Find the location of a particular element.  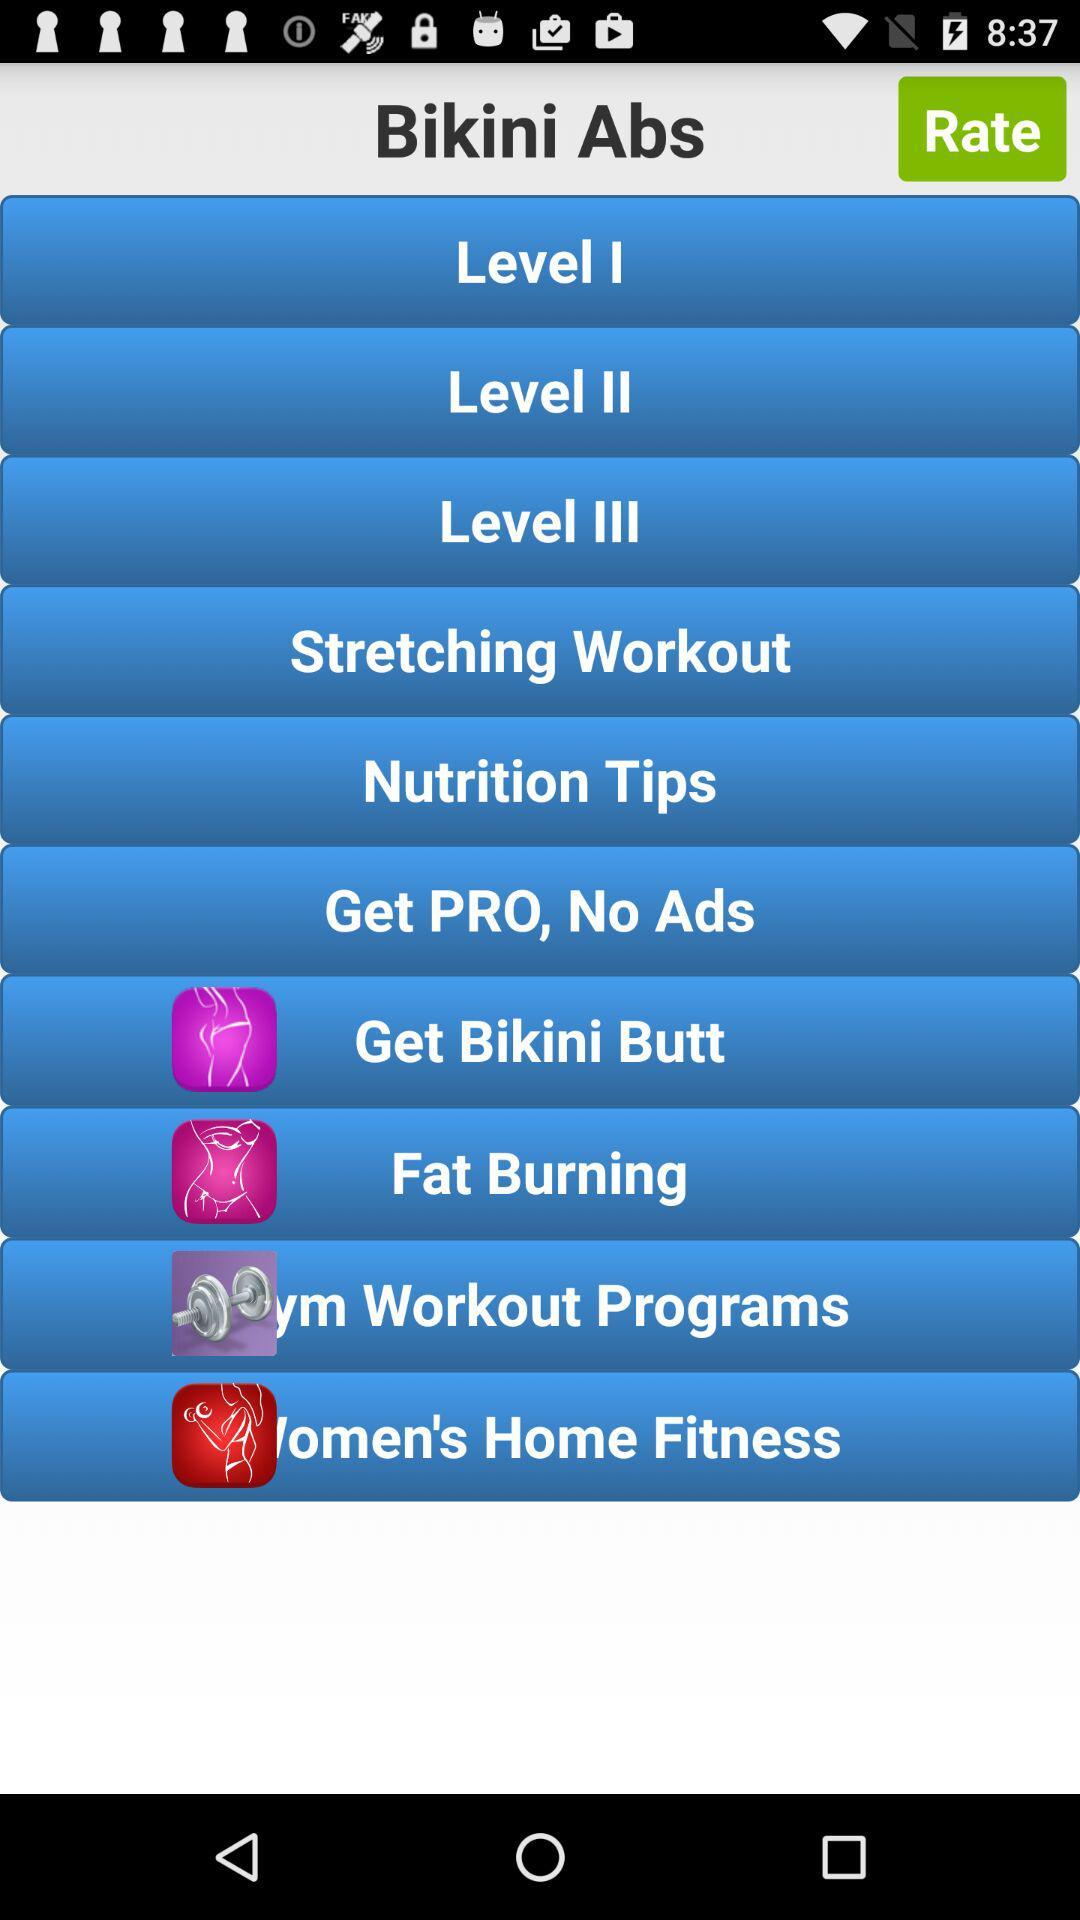

the icon below the level ii icon is located at coordinates (540, 519).